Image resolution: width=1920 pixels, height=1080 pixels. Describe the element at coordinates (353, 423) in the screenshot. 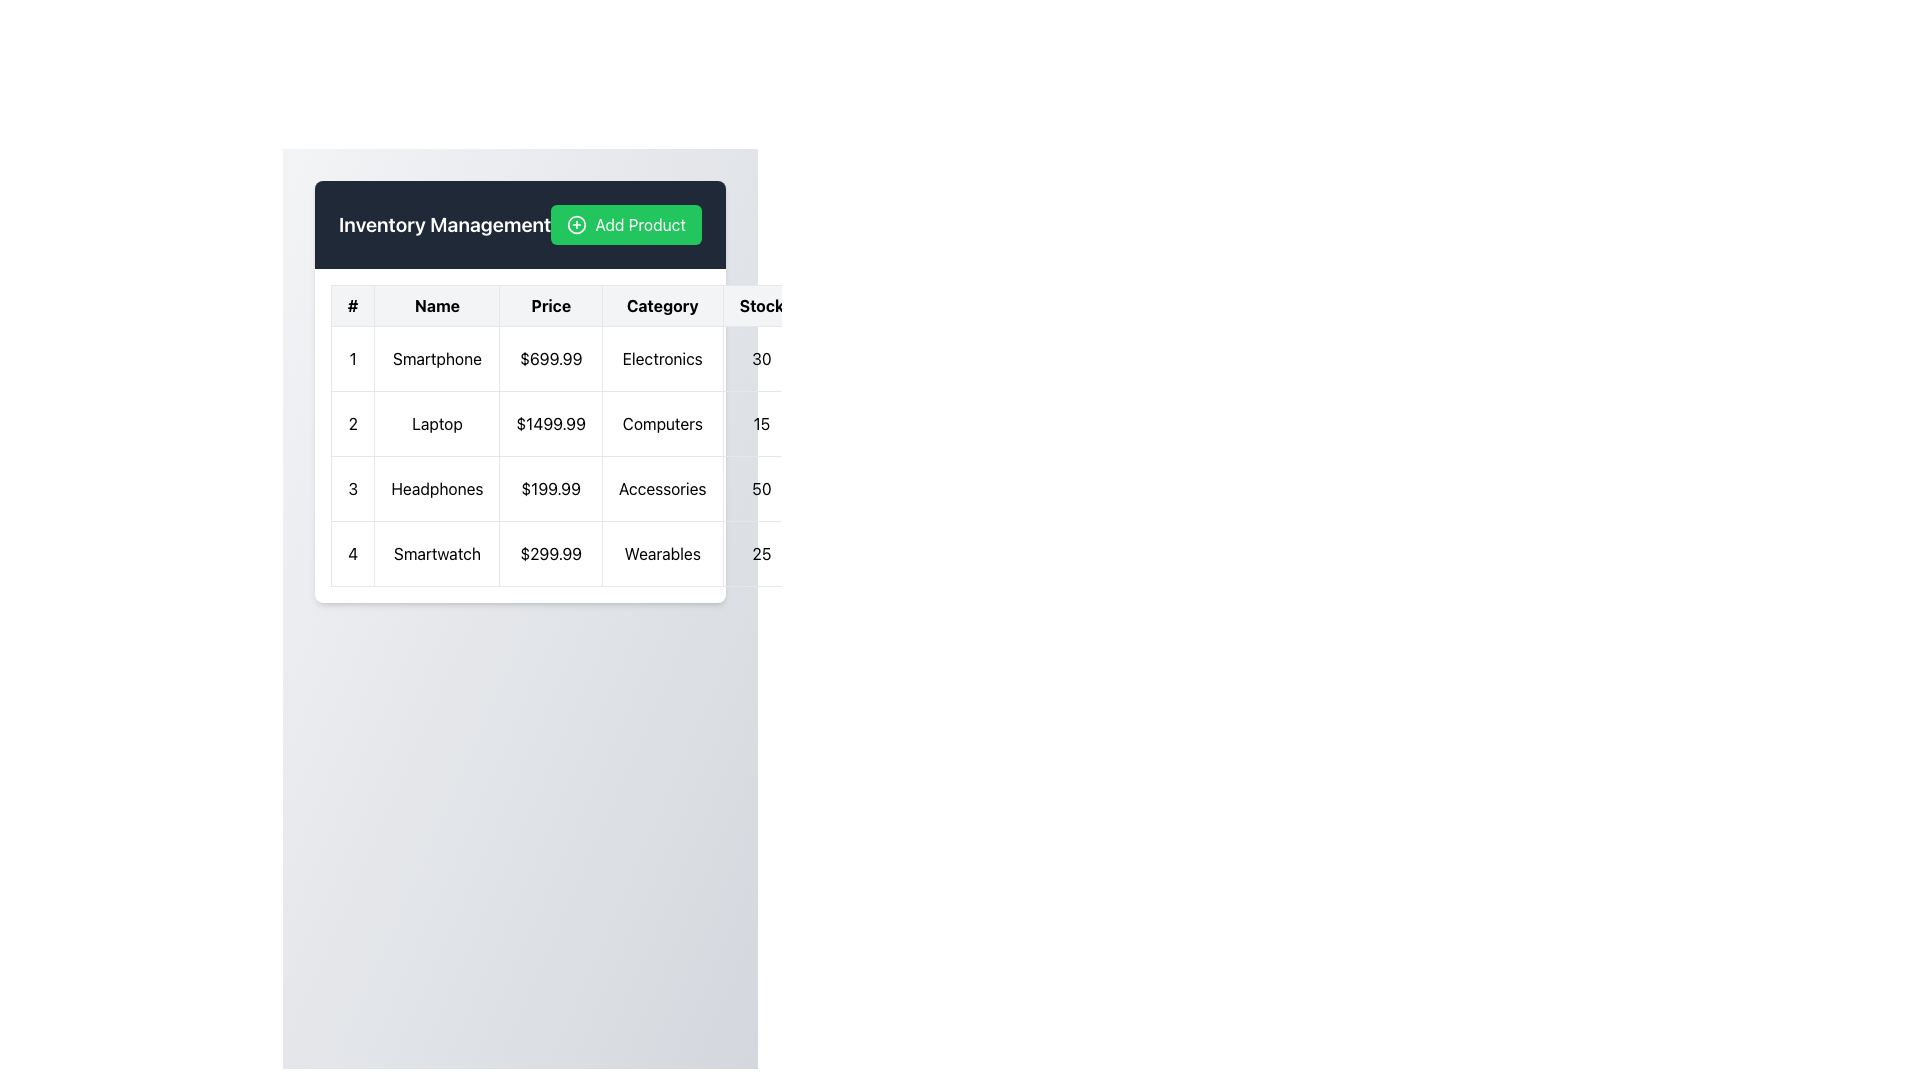

I see `the Text Label displaying the row index in the second row of the table, which is located beneath the '#' header and adjacent to the 'Laptop' text` at that location.